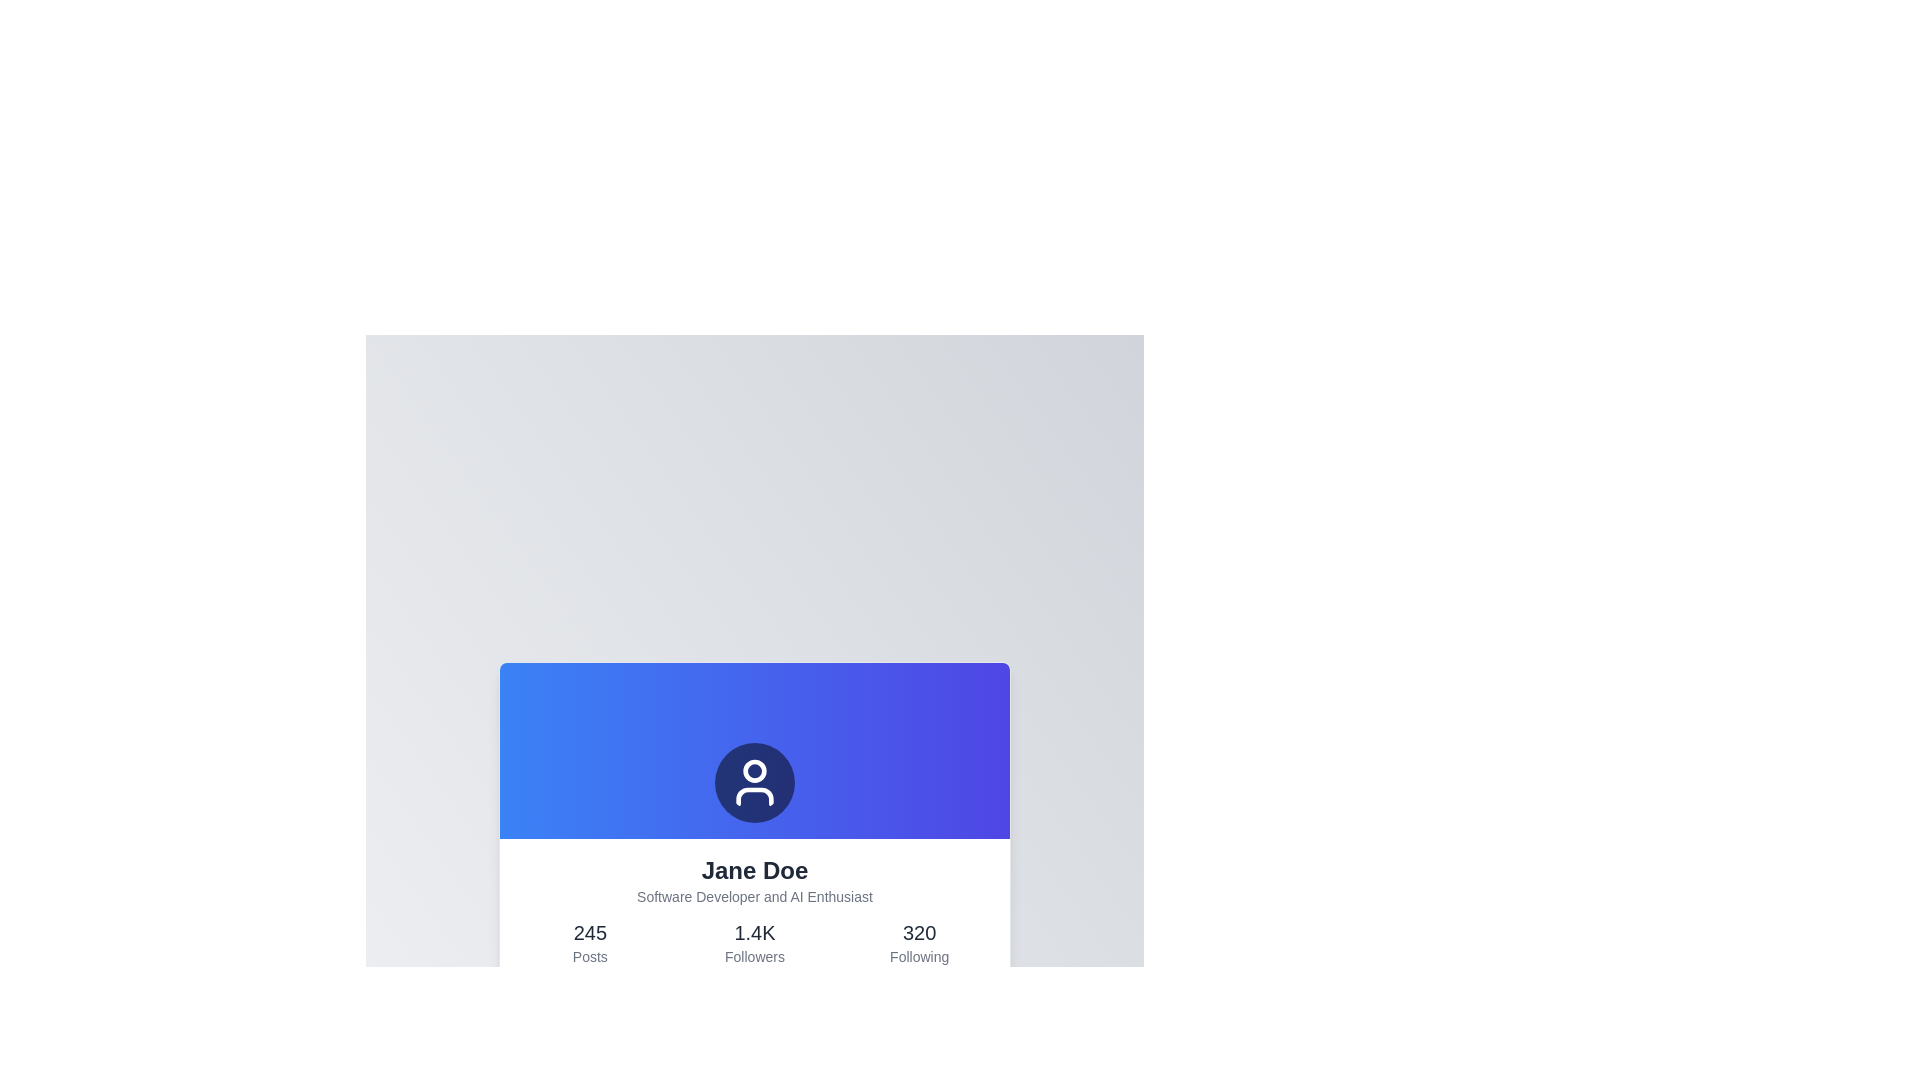 The height and width of the screenshot is (1080, 1920). Describe the element at coordinates (753, 942) in the screenshot. I see `the text display element showing '1.4K Followers' which is located in the middle column of the profile details section, flanked by '245 Posts' and '320 Following'` at that location.